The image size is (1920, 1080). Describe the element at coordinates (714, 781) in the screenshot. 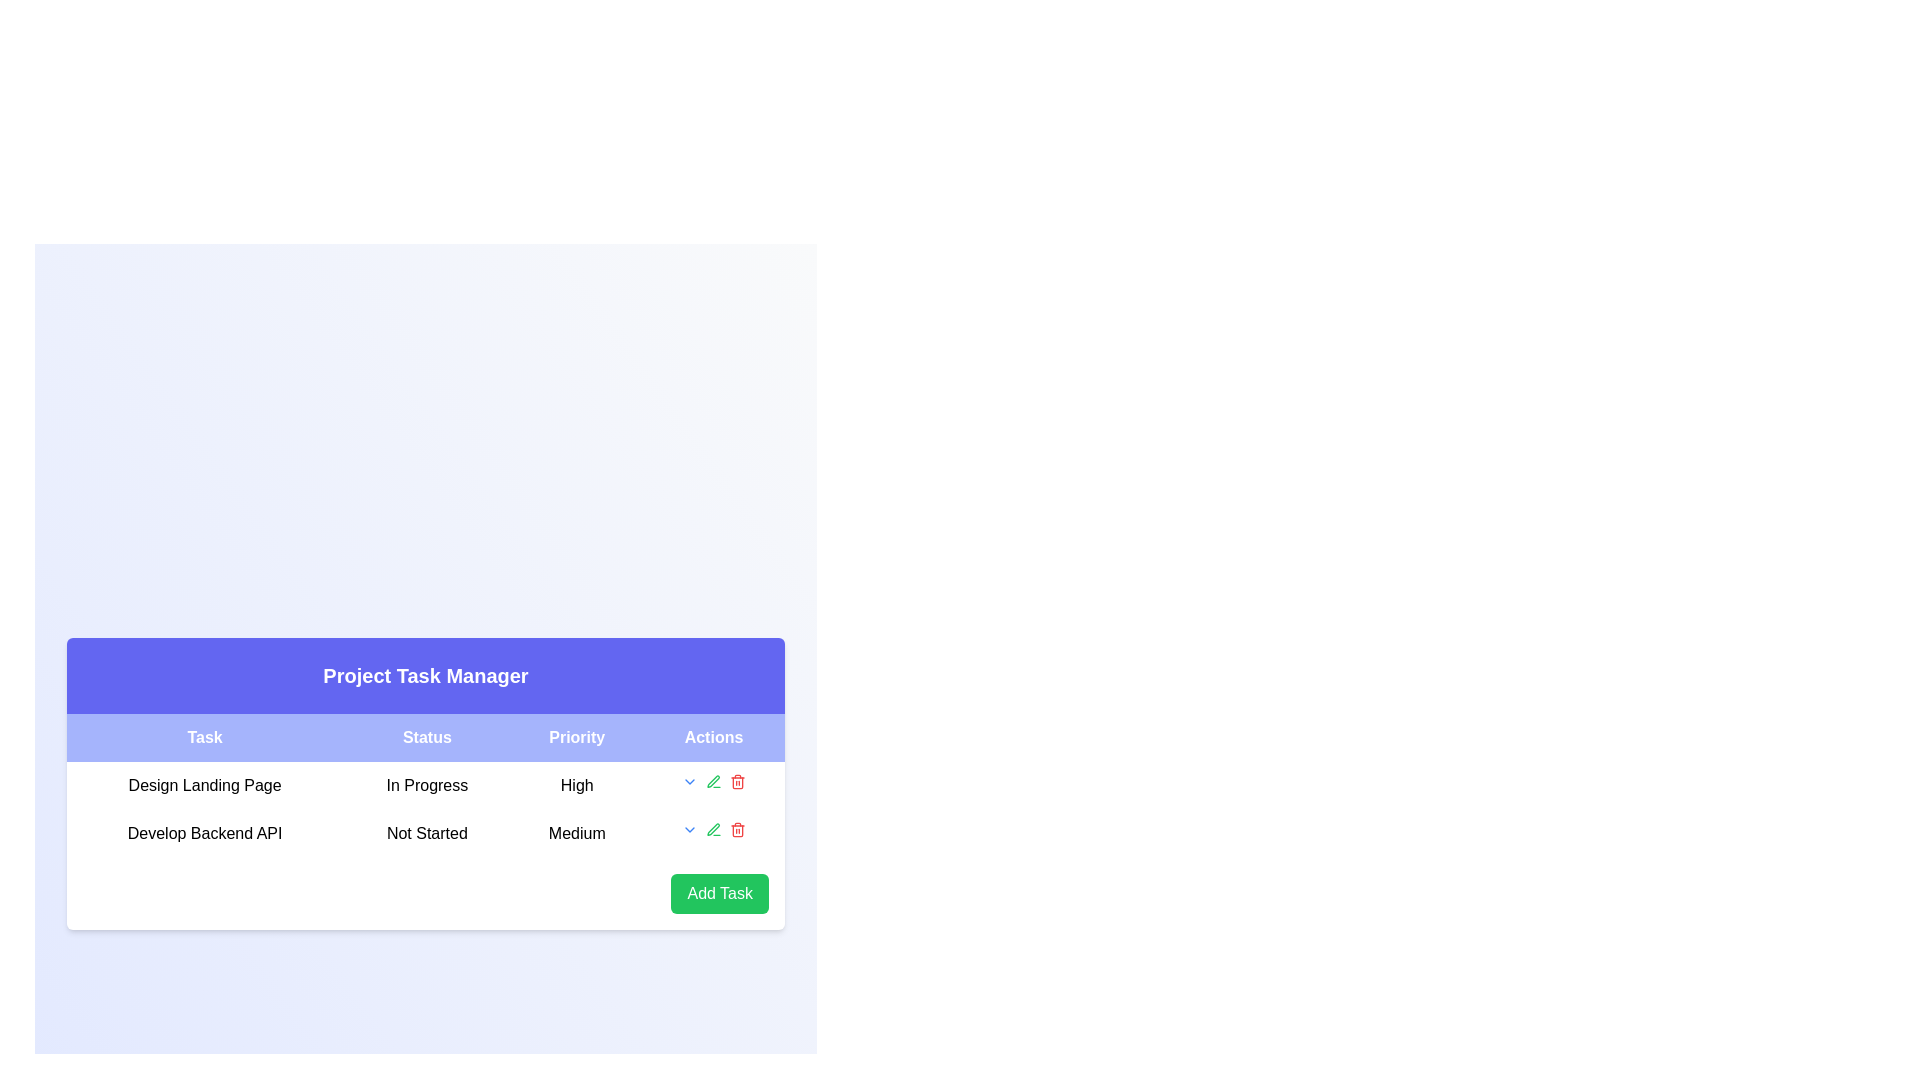

I see `the green pen icon in the 'Actions' column of the second row of the task table` at that location.